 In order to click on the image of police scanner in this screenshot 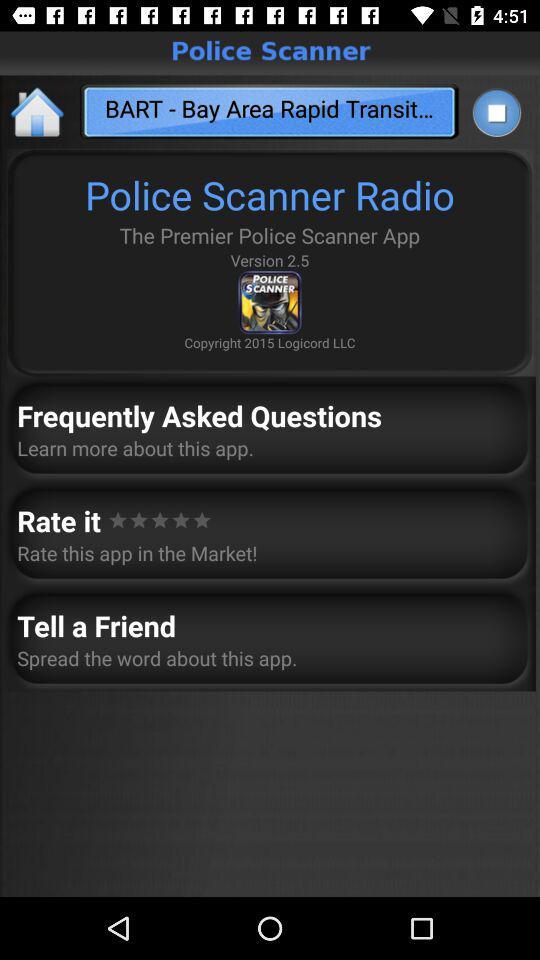, I will do `click(270, 302)`.